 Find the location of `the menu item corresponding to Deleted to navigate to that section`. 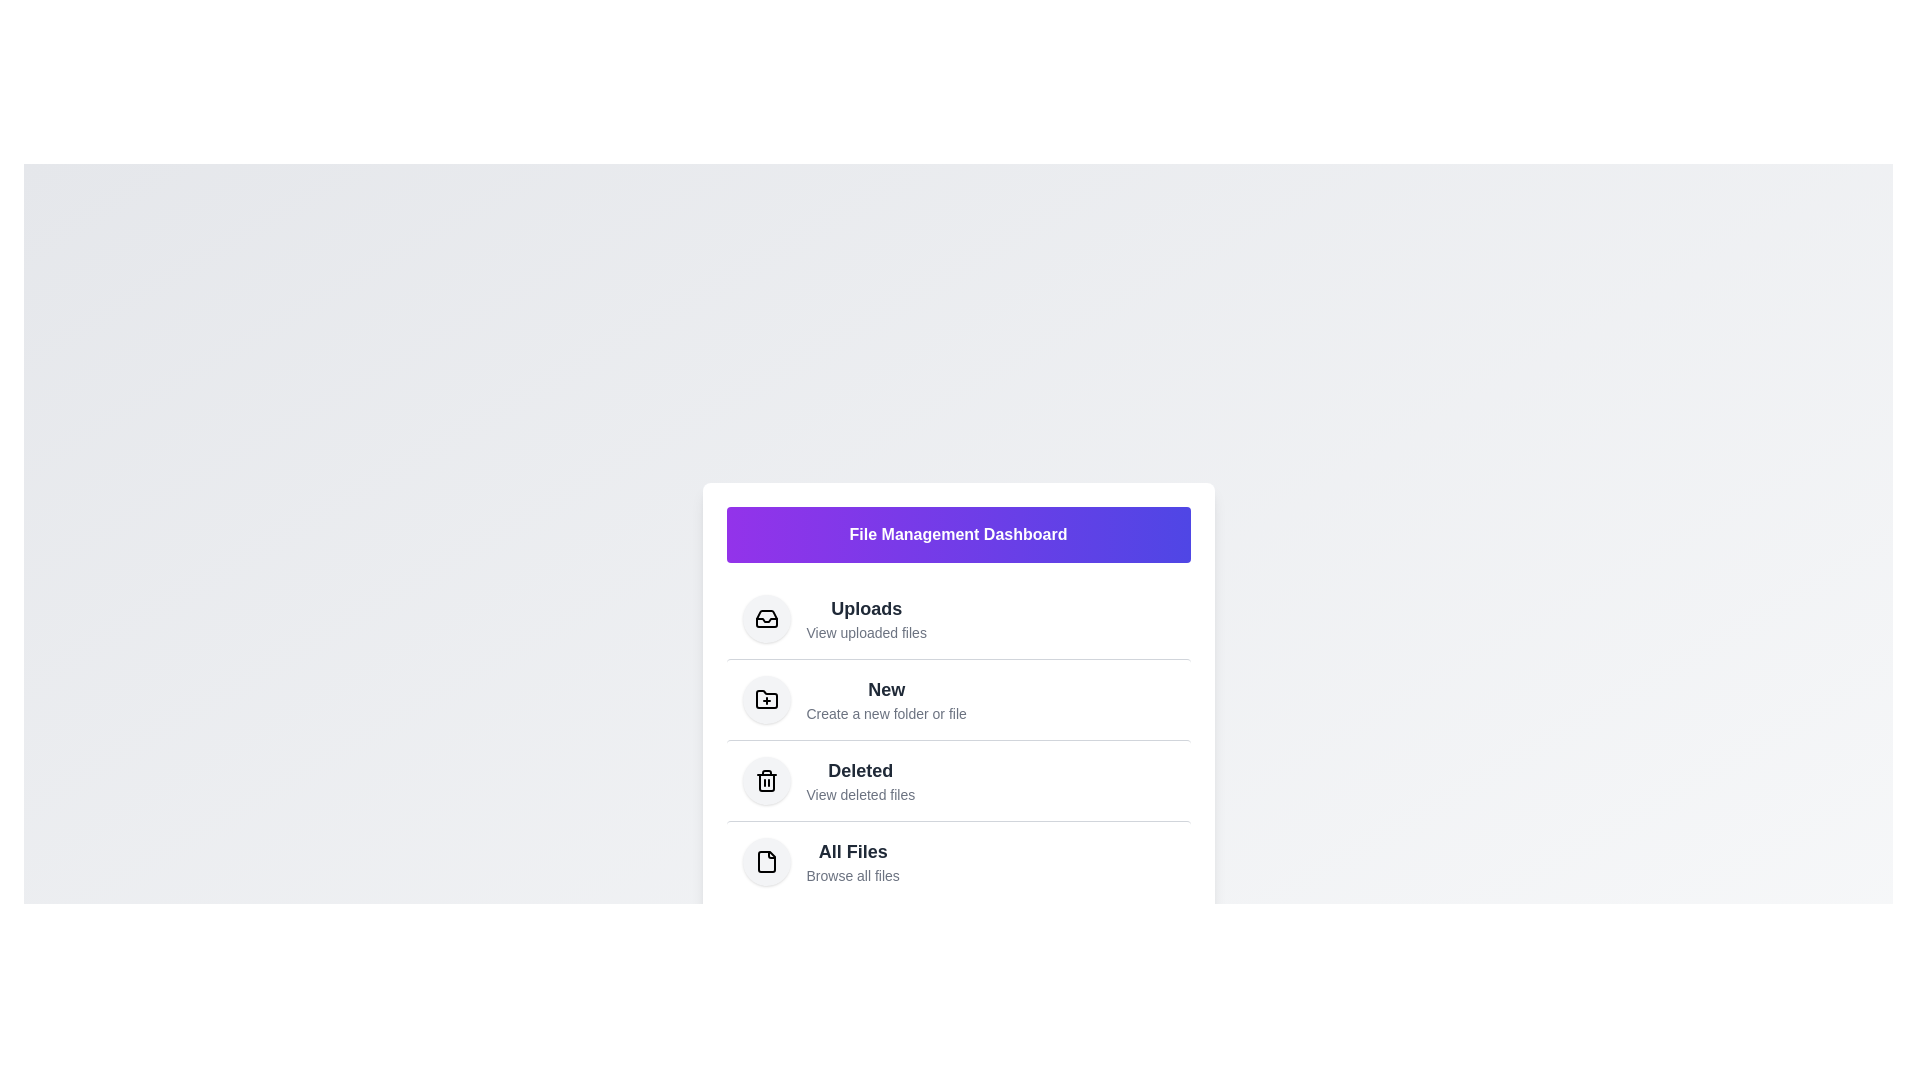

the menu item corresponding to Deleted to navigate to that section is located at coordinates (860, 779).